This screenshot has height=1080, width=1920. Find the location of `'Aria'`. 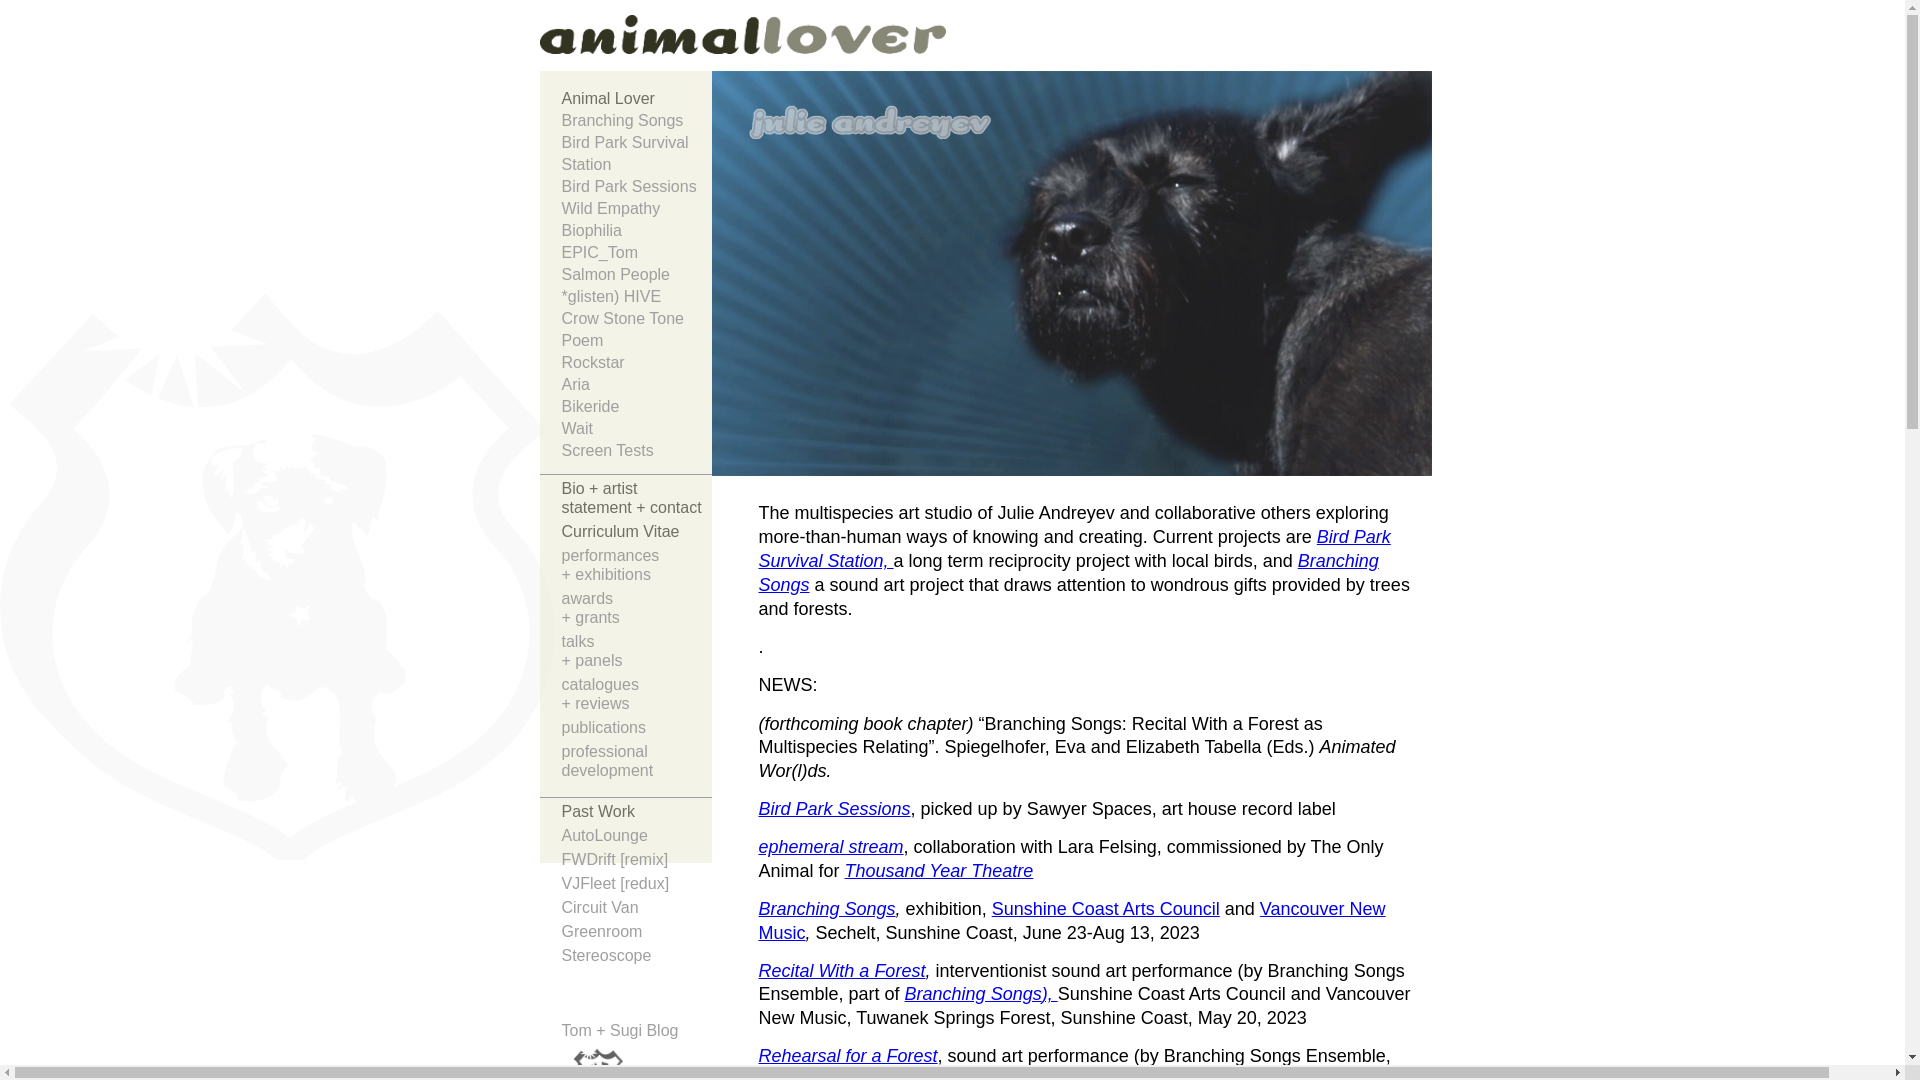

'Aria' is located at coordinates (560, 385).